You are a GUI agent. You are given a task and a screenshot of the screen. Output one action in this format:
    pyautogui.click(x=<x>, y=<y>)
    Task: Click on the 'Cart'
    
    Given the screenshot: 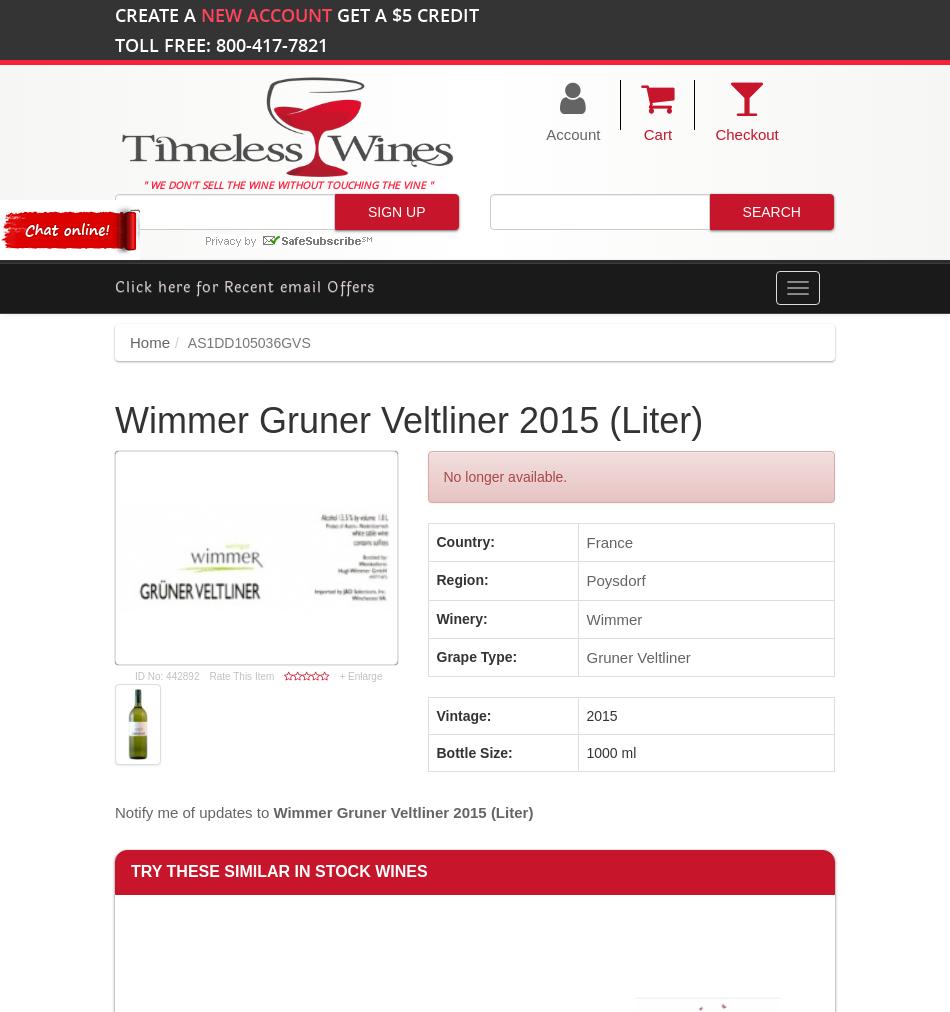 What is the action you would take?
    pyautogui.click(x=657, y=133)
    